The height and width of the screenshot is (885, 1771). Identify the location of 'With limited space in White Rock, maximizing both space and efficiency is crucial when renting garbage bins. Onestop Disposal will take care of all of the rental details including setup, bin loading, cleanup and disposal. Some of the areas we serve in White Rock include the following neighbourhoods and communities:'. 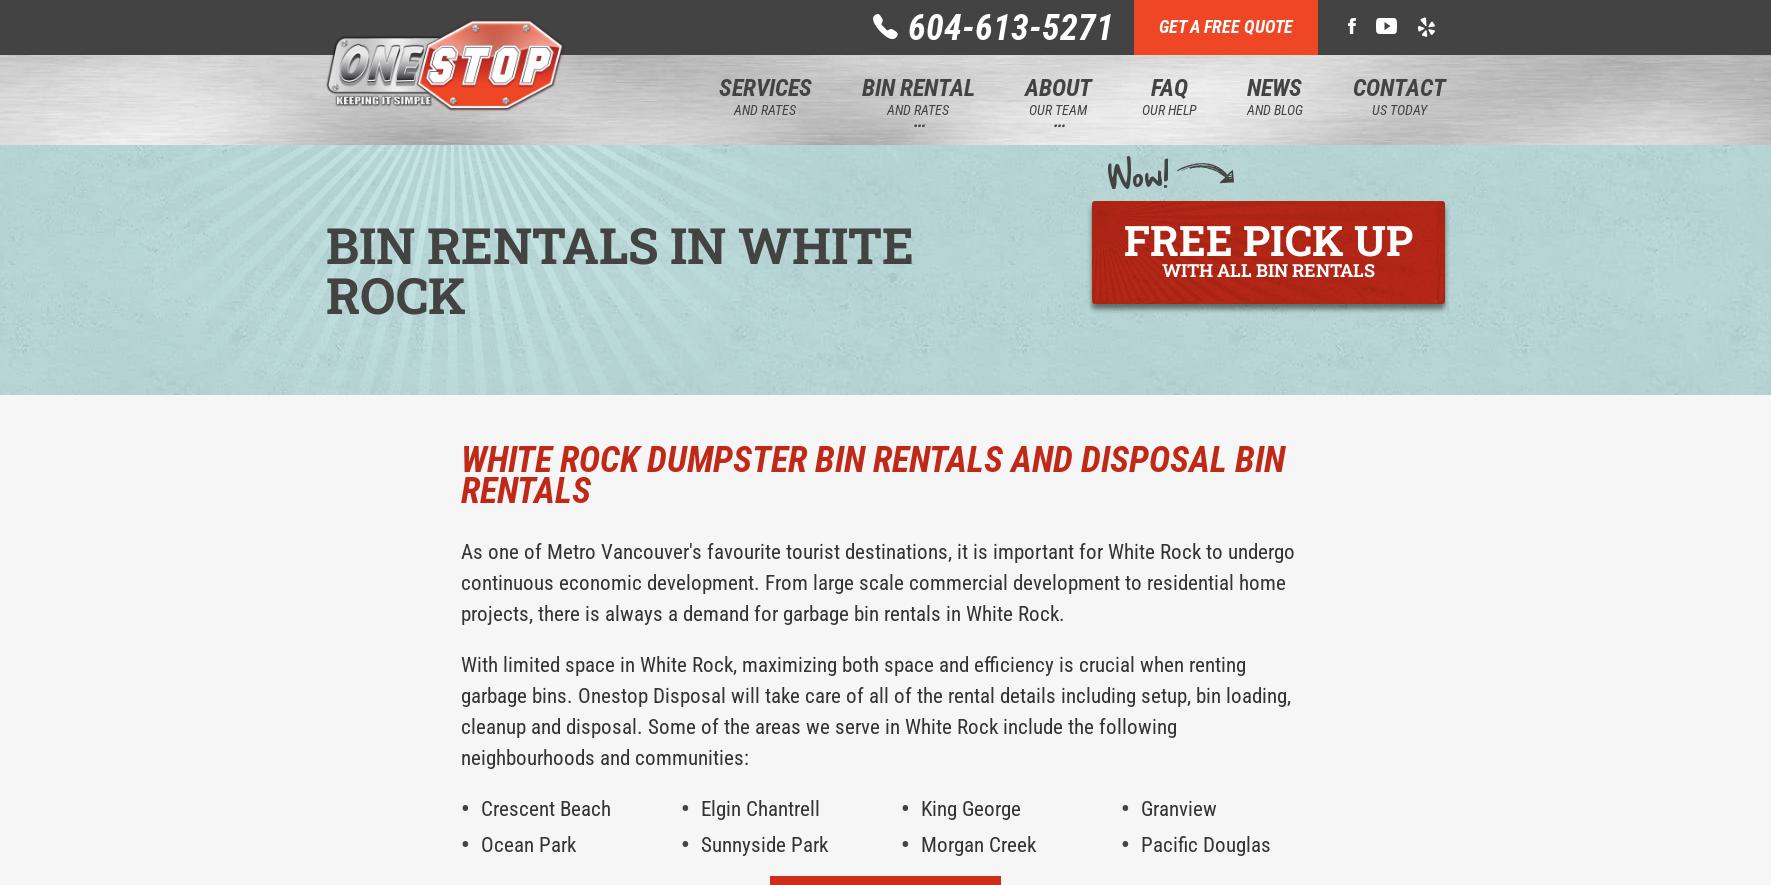
(459, 710).